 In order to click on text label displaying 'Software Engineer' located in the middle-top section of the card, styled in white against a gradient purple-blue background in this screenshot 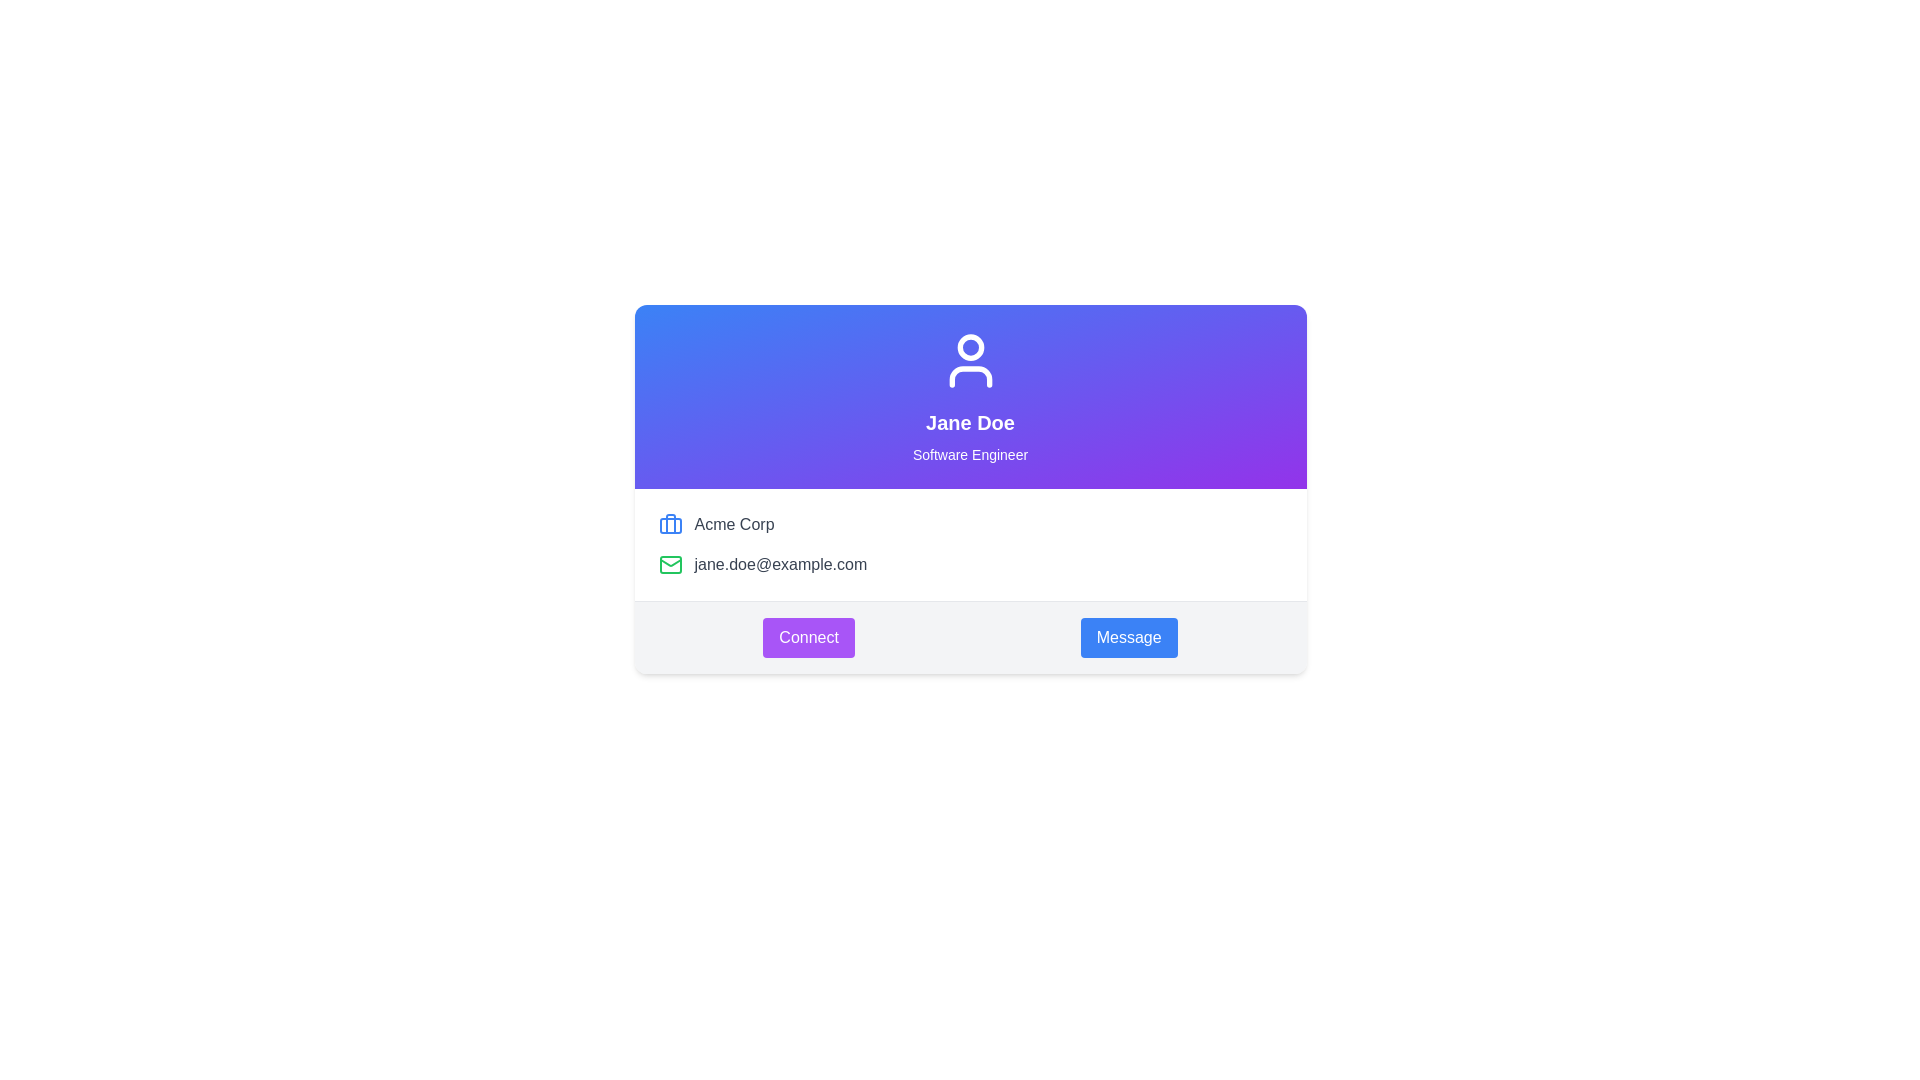, I will do `click(970, 455)`.